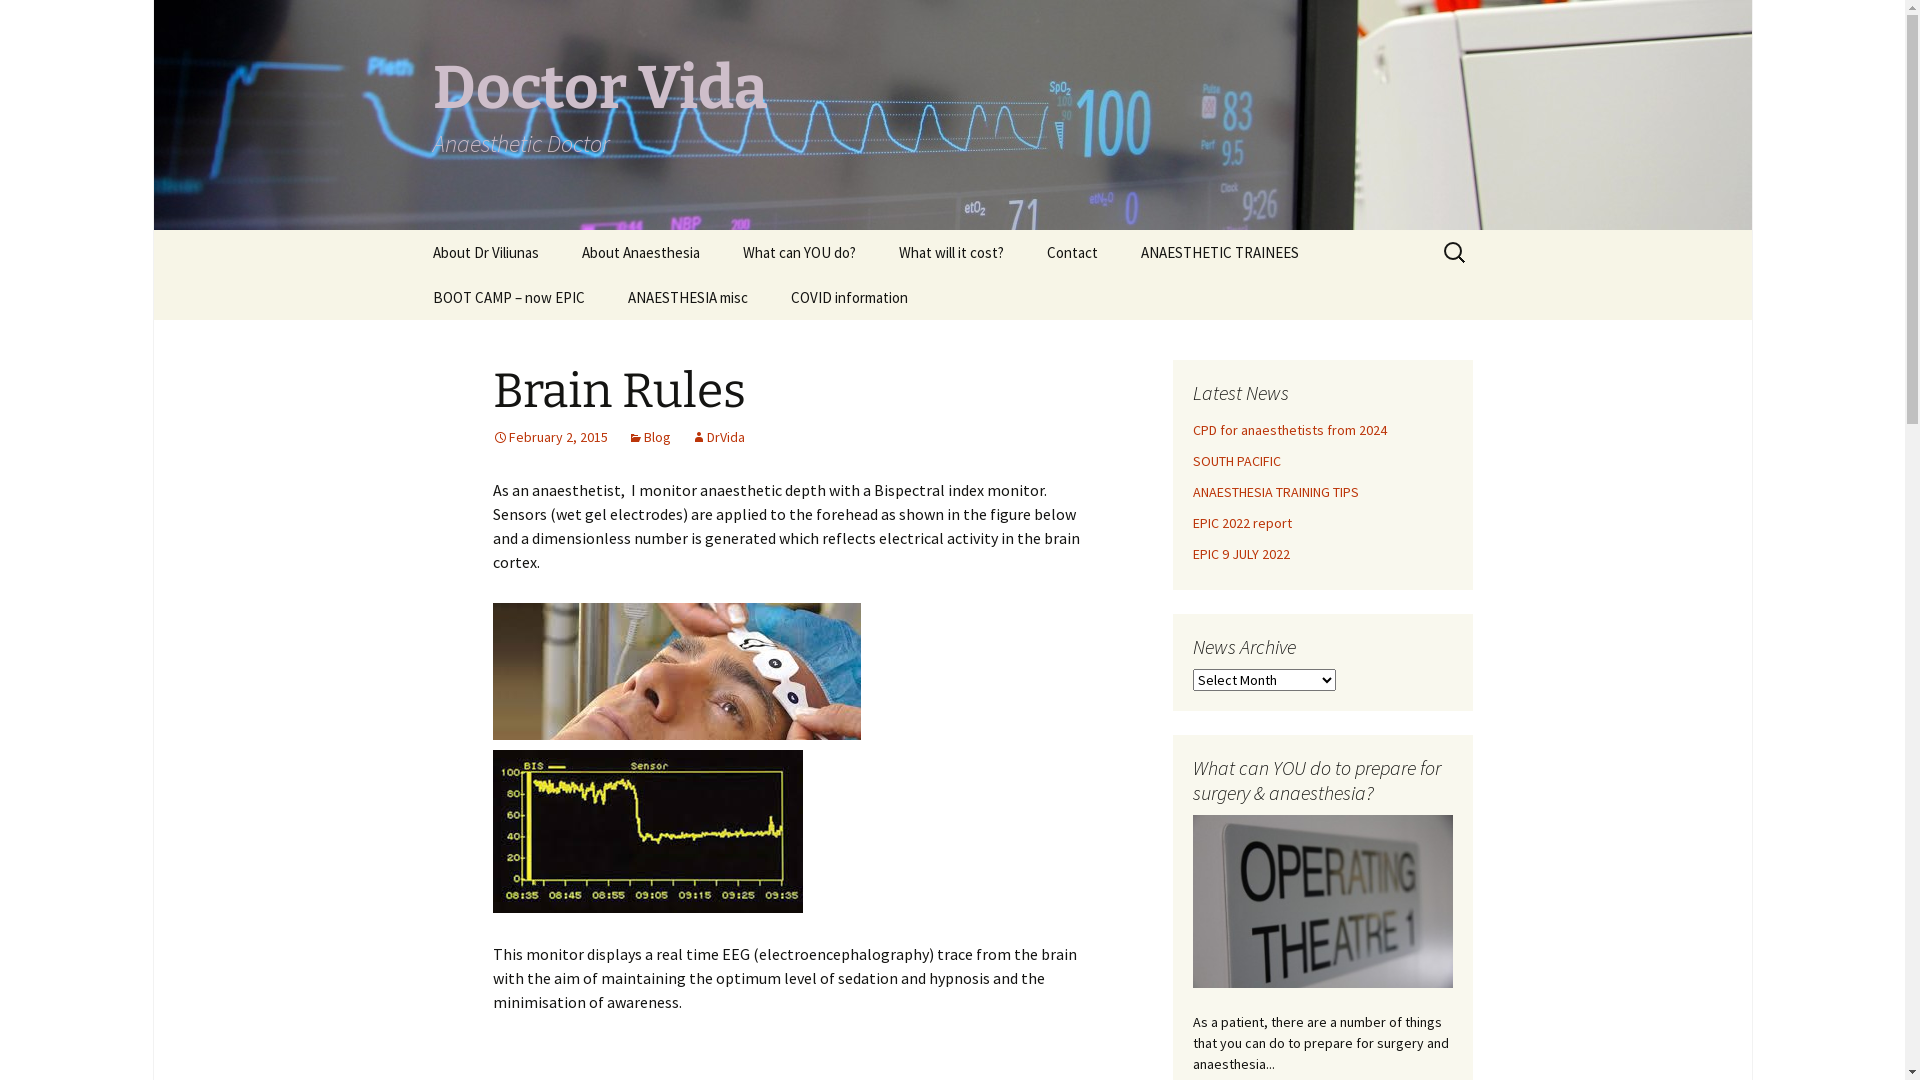 The image size is (1920, 1080). What do you see at coordinates (649, 435) in the screenshot?
I see `'Blog'` at bounding box center [649, 435].